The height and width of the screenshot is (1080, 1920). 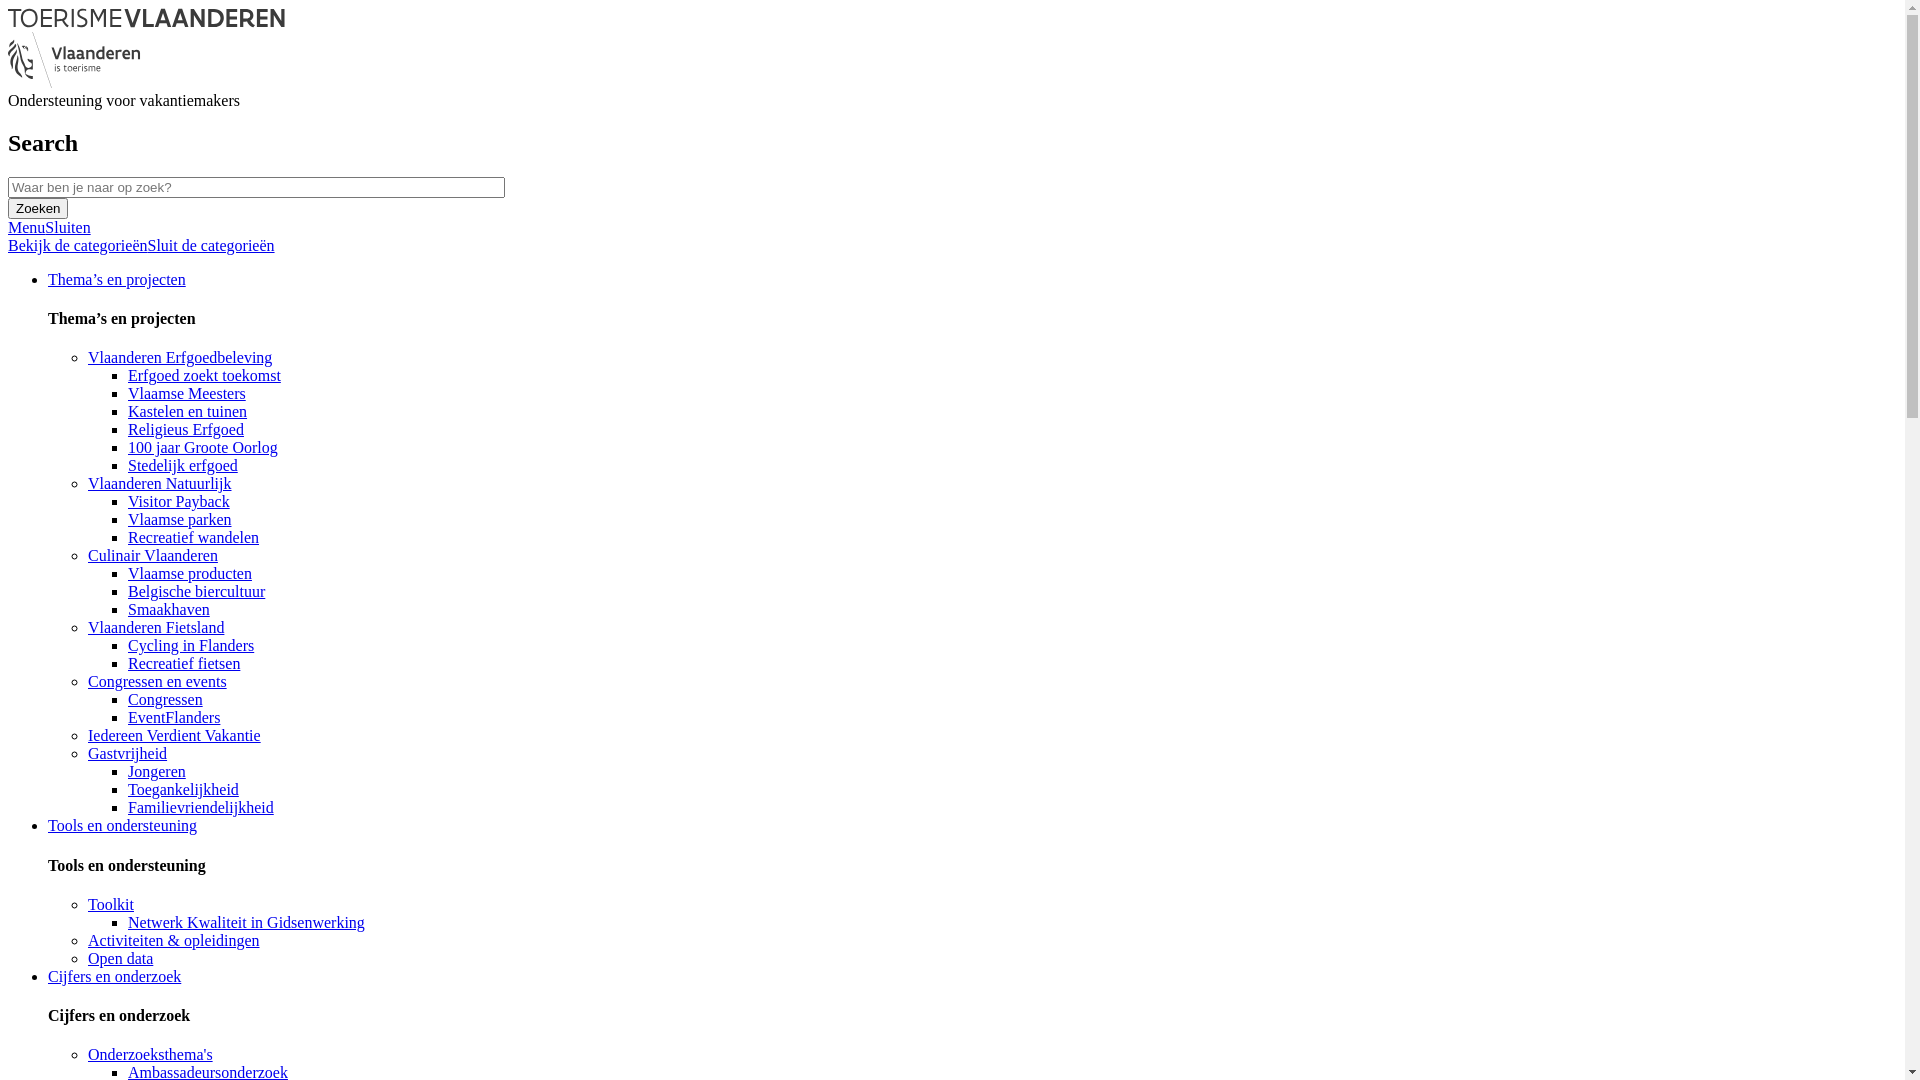 What do you see at coordinates (119, 957) in the screenshot?
I see `'Open data'` at bounding box center [119, 957].